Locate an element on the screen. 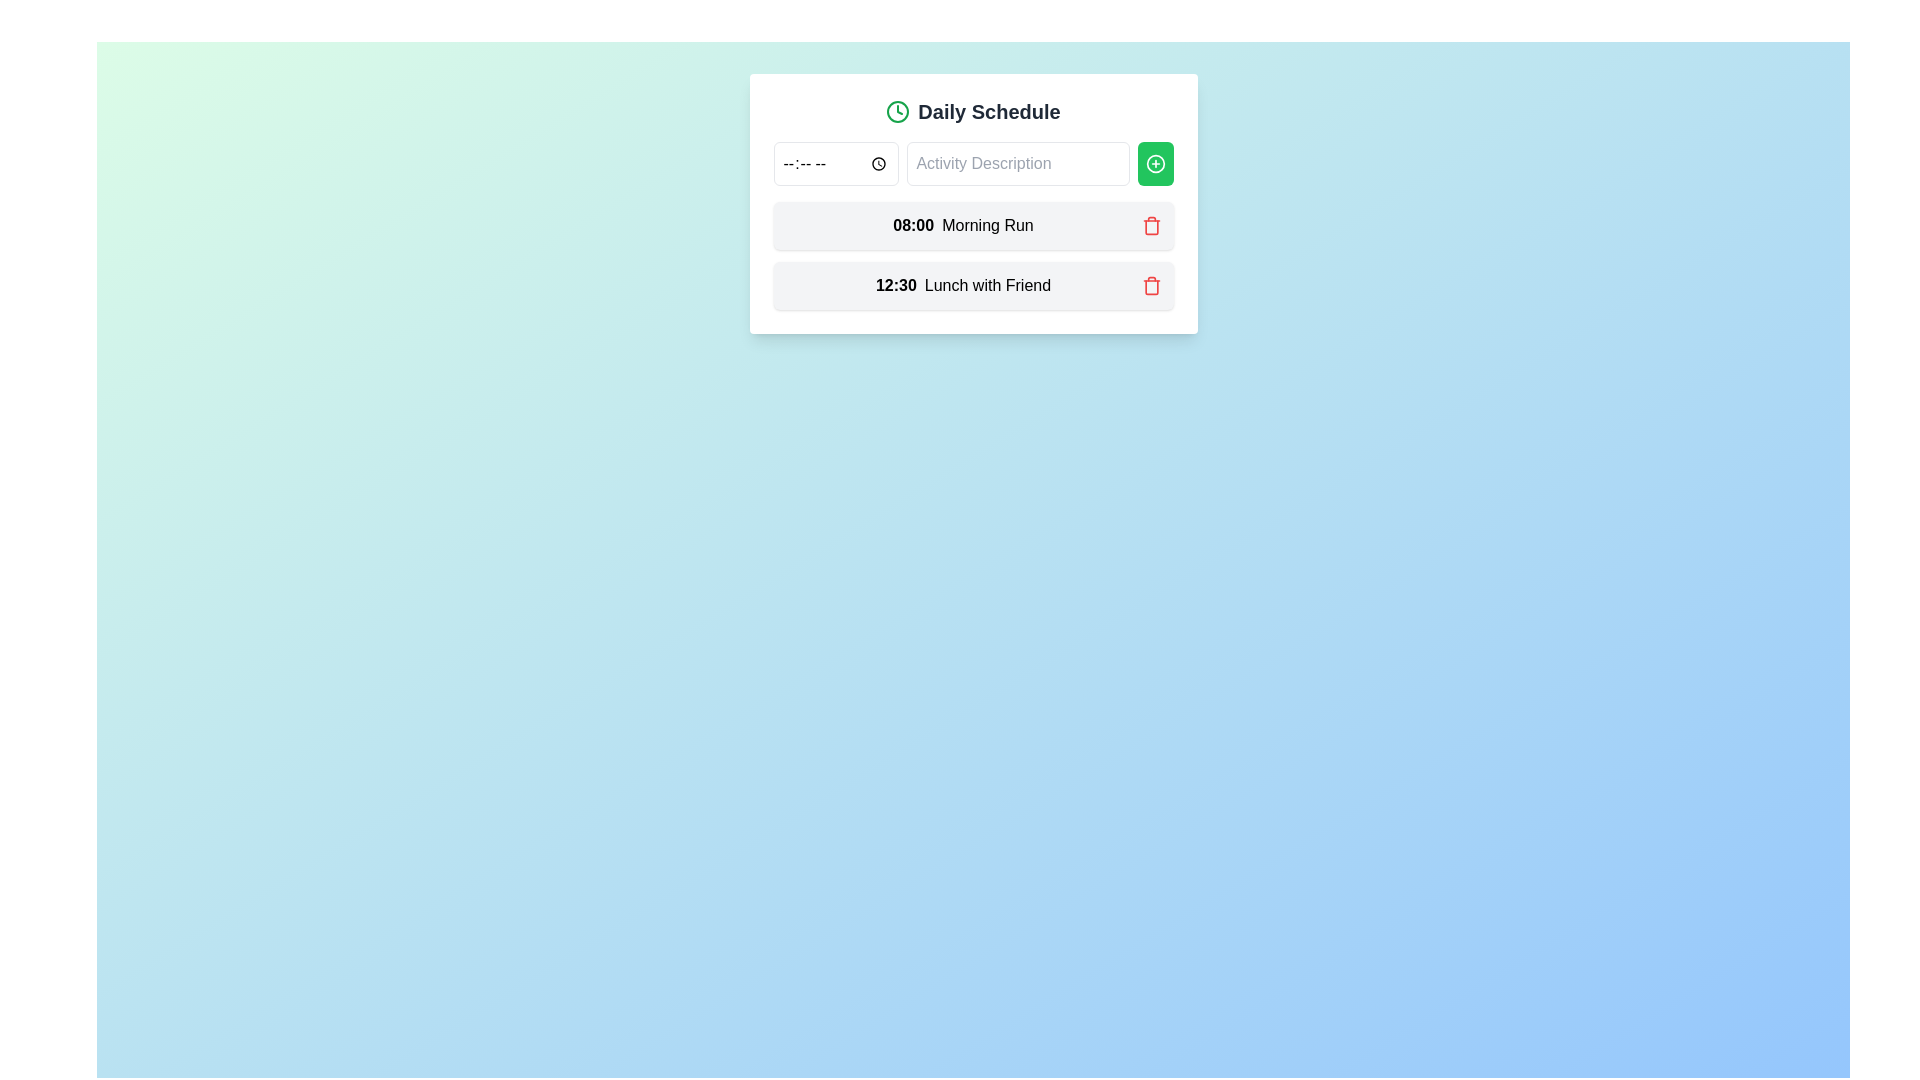 The width and height of the screenshot is (1920, 1080). the delete icon button located on the right side of the row for the activity '08:00 Morning Run' is located at coordinates (1151, 225).